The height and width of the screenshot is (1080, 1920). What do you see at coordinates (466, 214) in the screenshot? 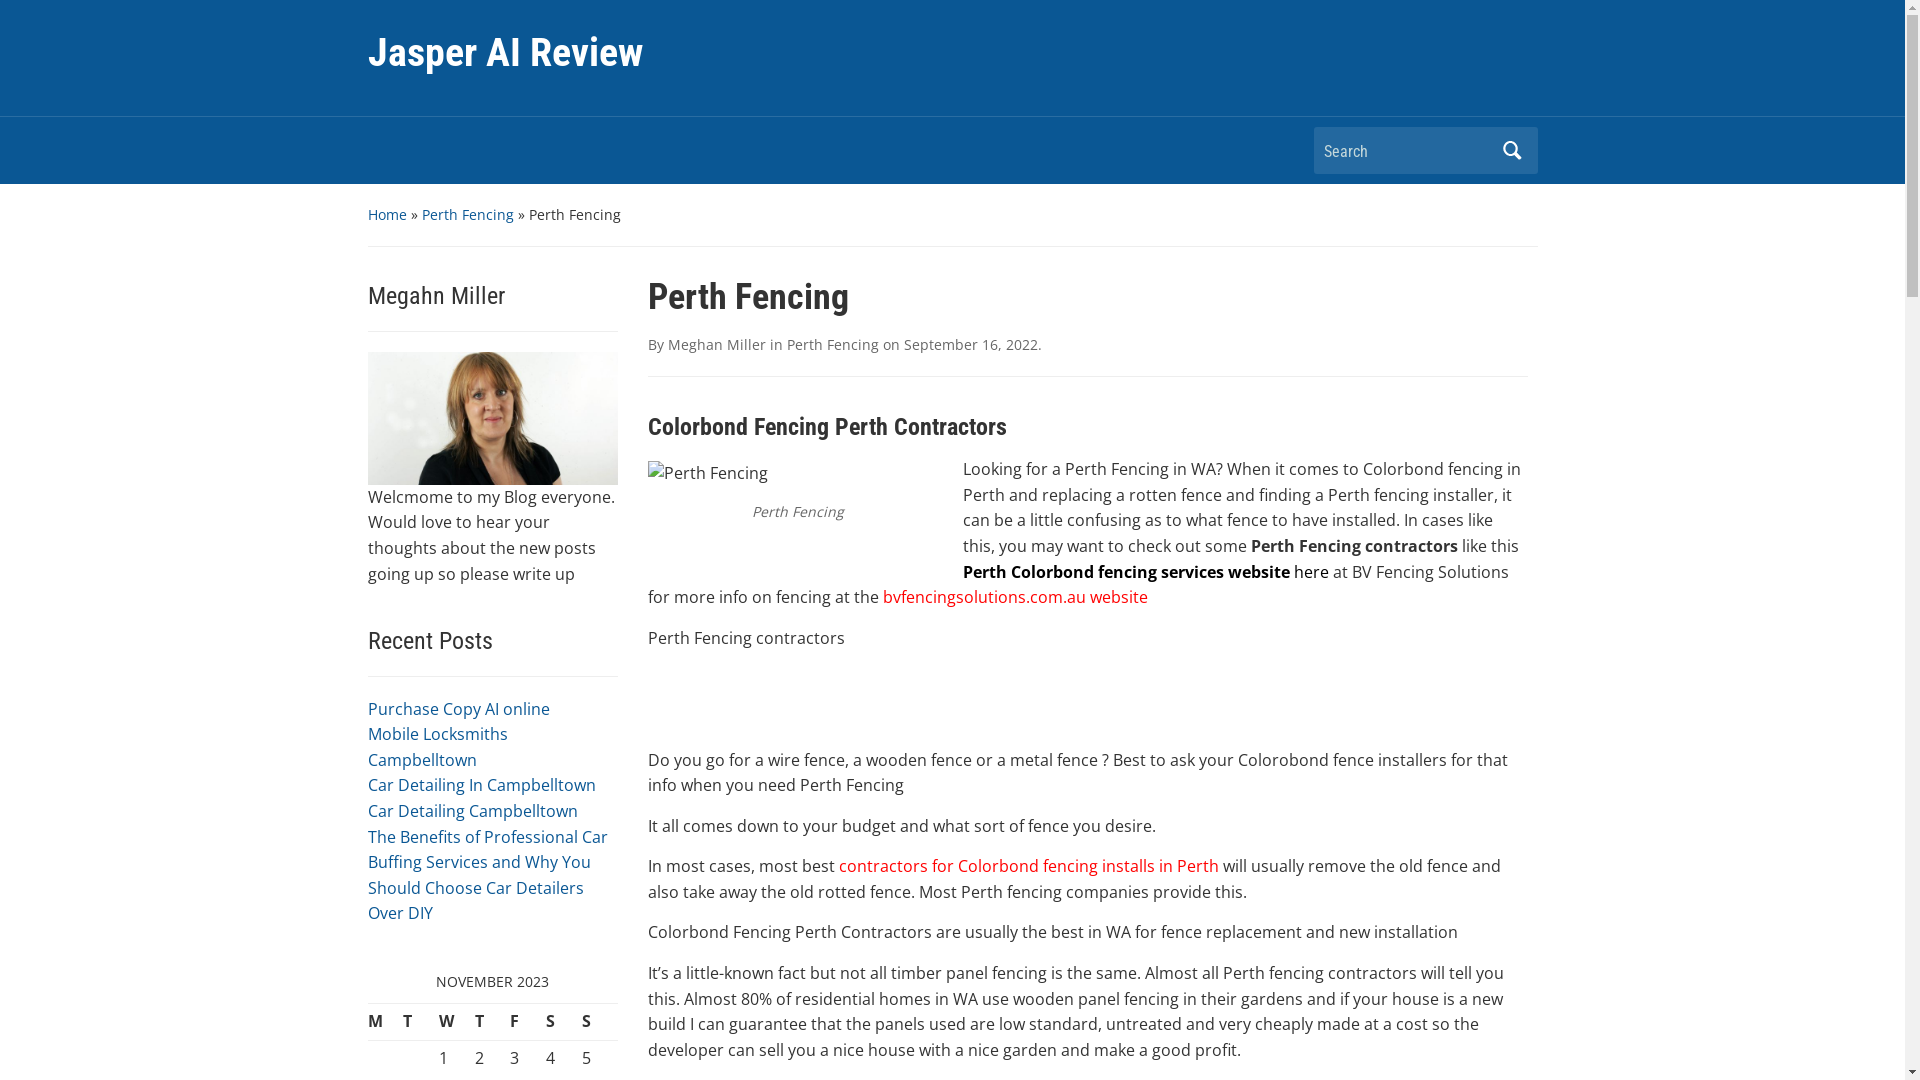
I see `'Perth Fencing'` at bounding box center [466, 214].